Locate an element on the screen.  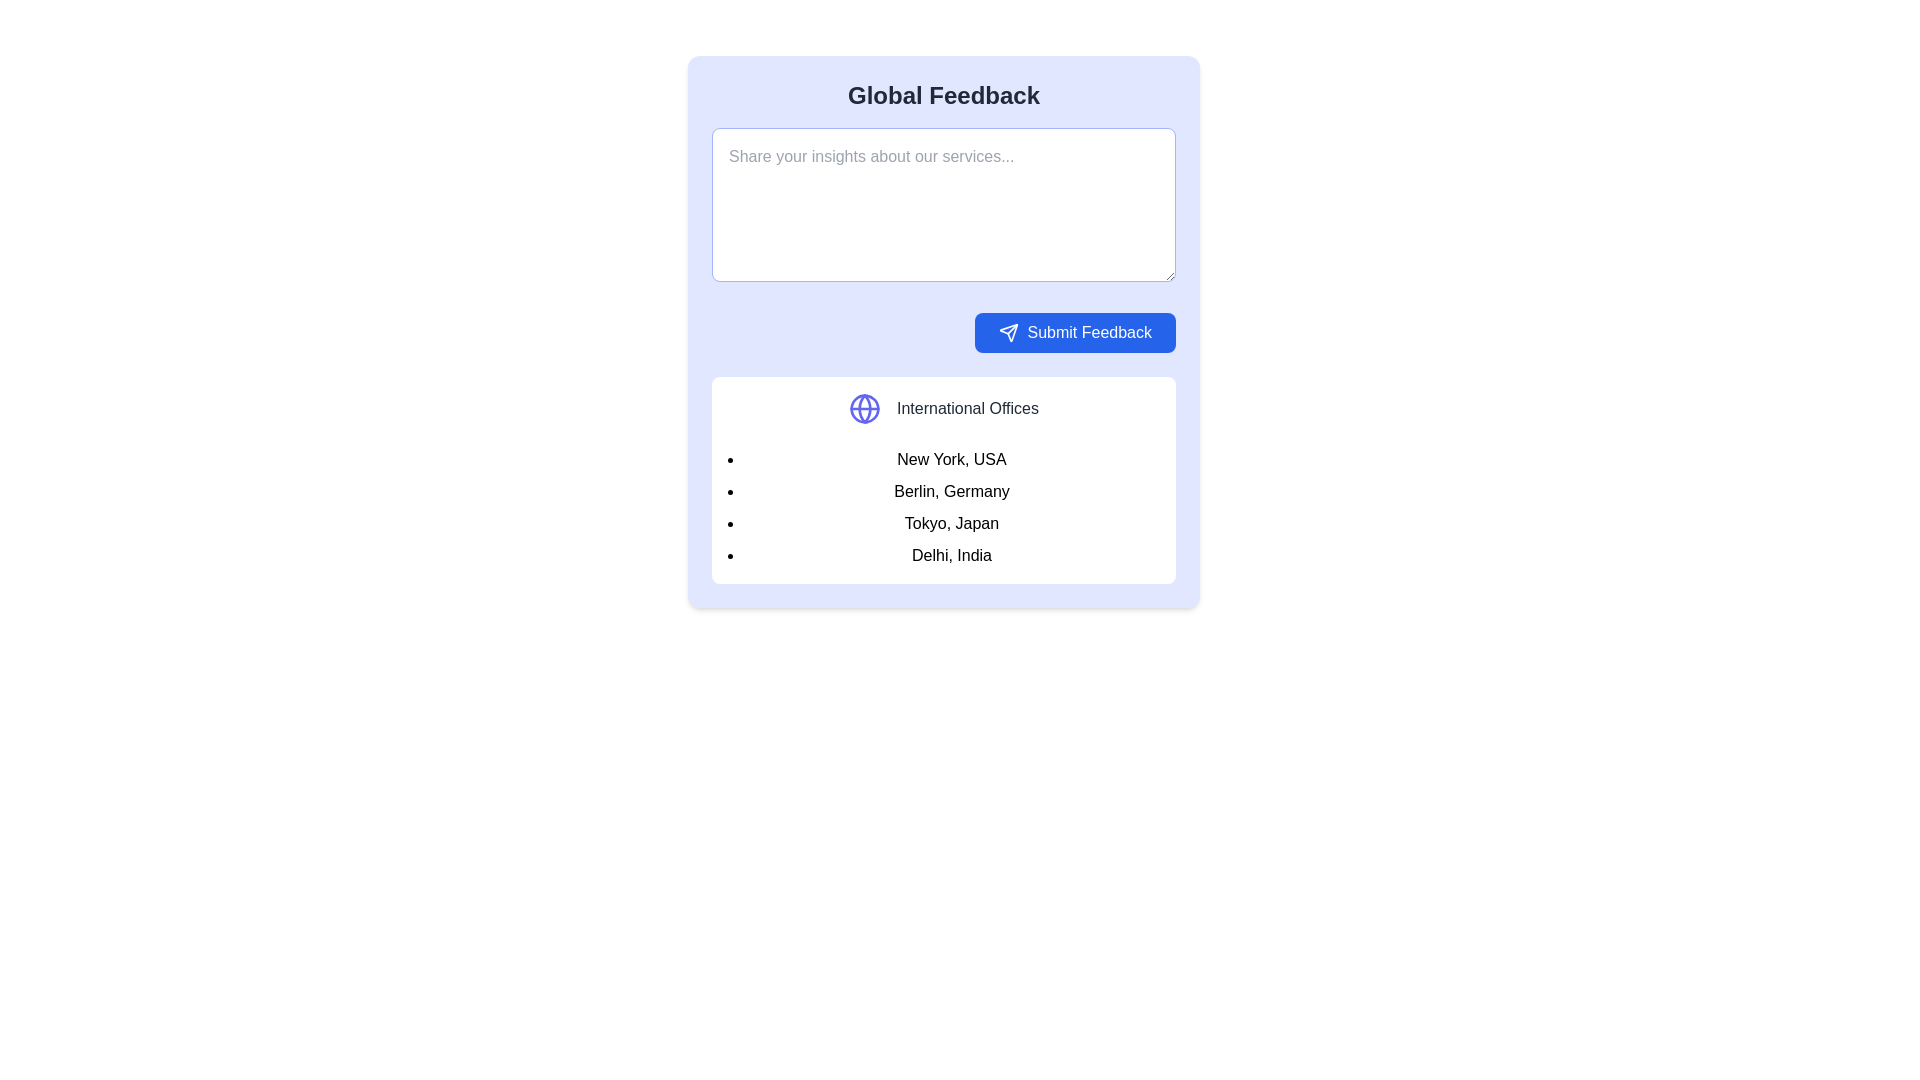
the Text label displaying 'Tokyo, Japan' which is the third item in a vertical list of locations within the 'International Offices' section is located at coordinates (950, 523).